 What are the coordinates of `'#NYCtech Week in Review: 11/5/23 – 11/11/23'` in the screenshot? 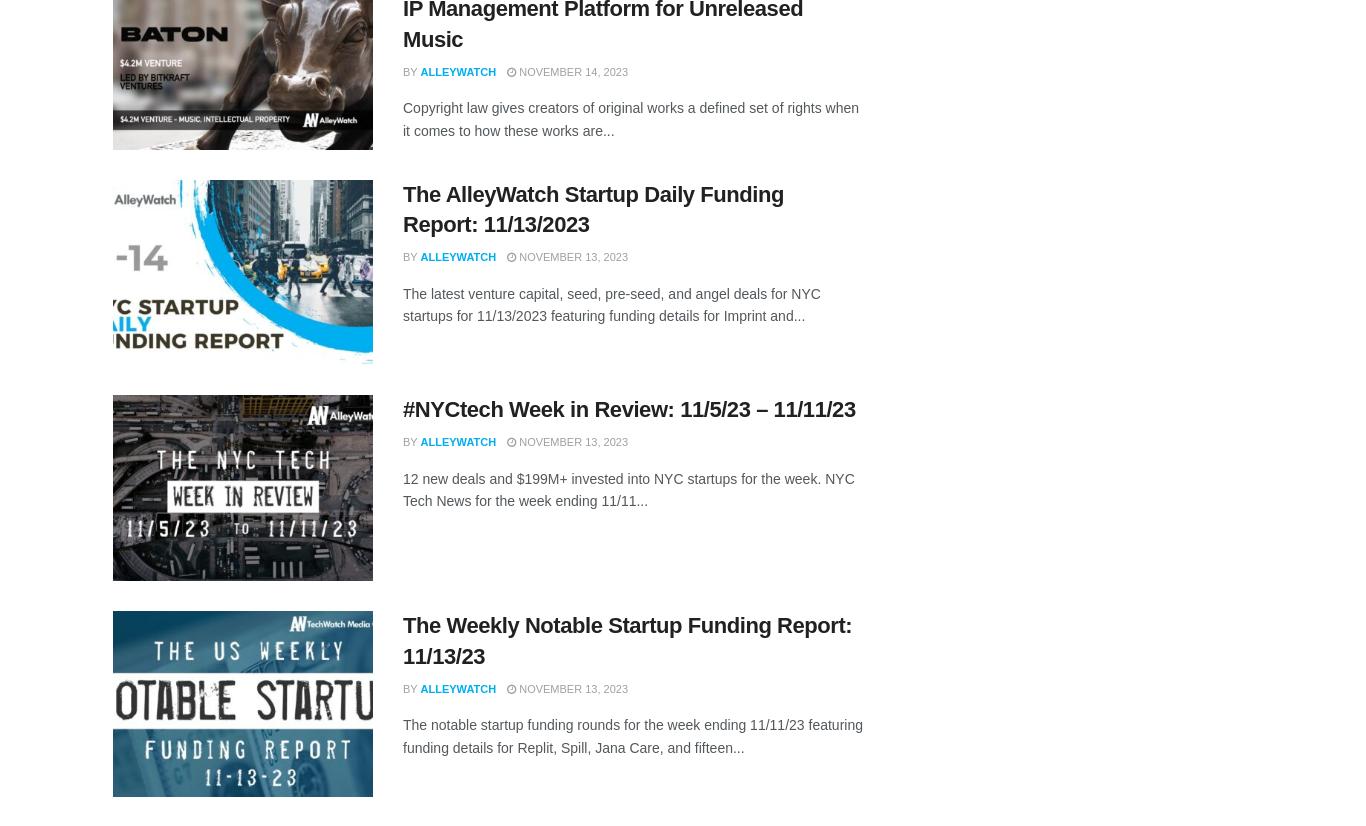 It's located at (628, 408).